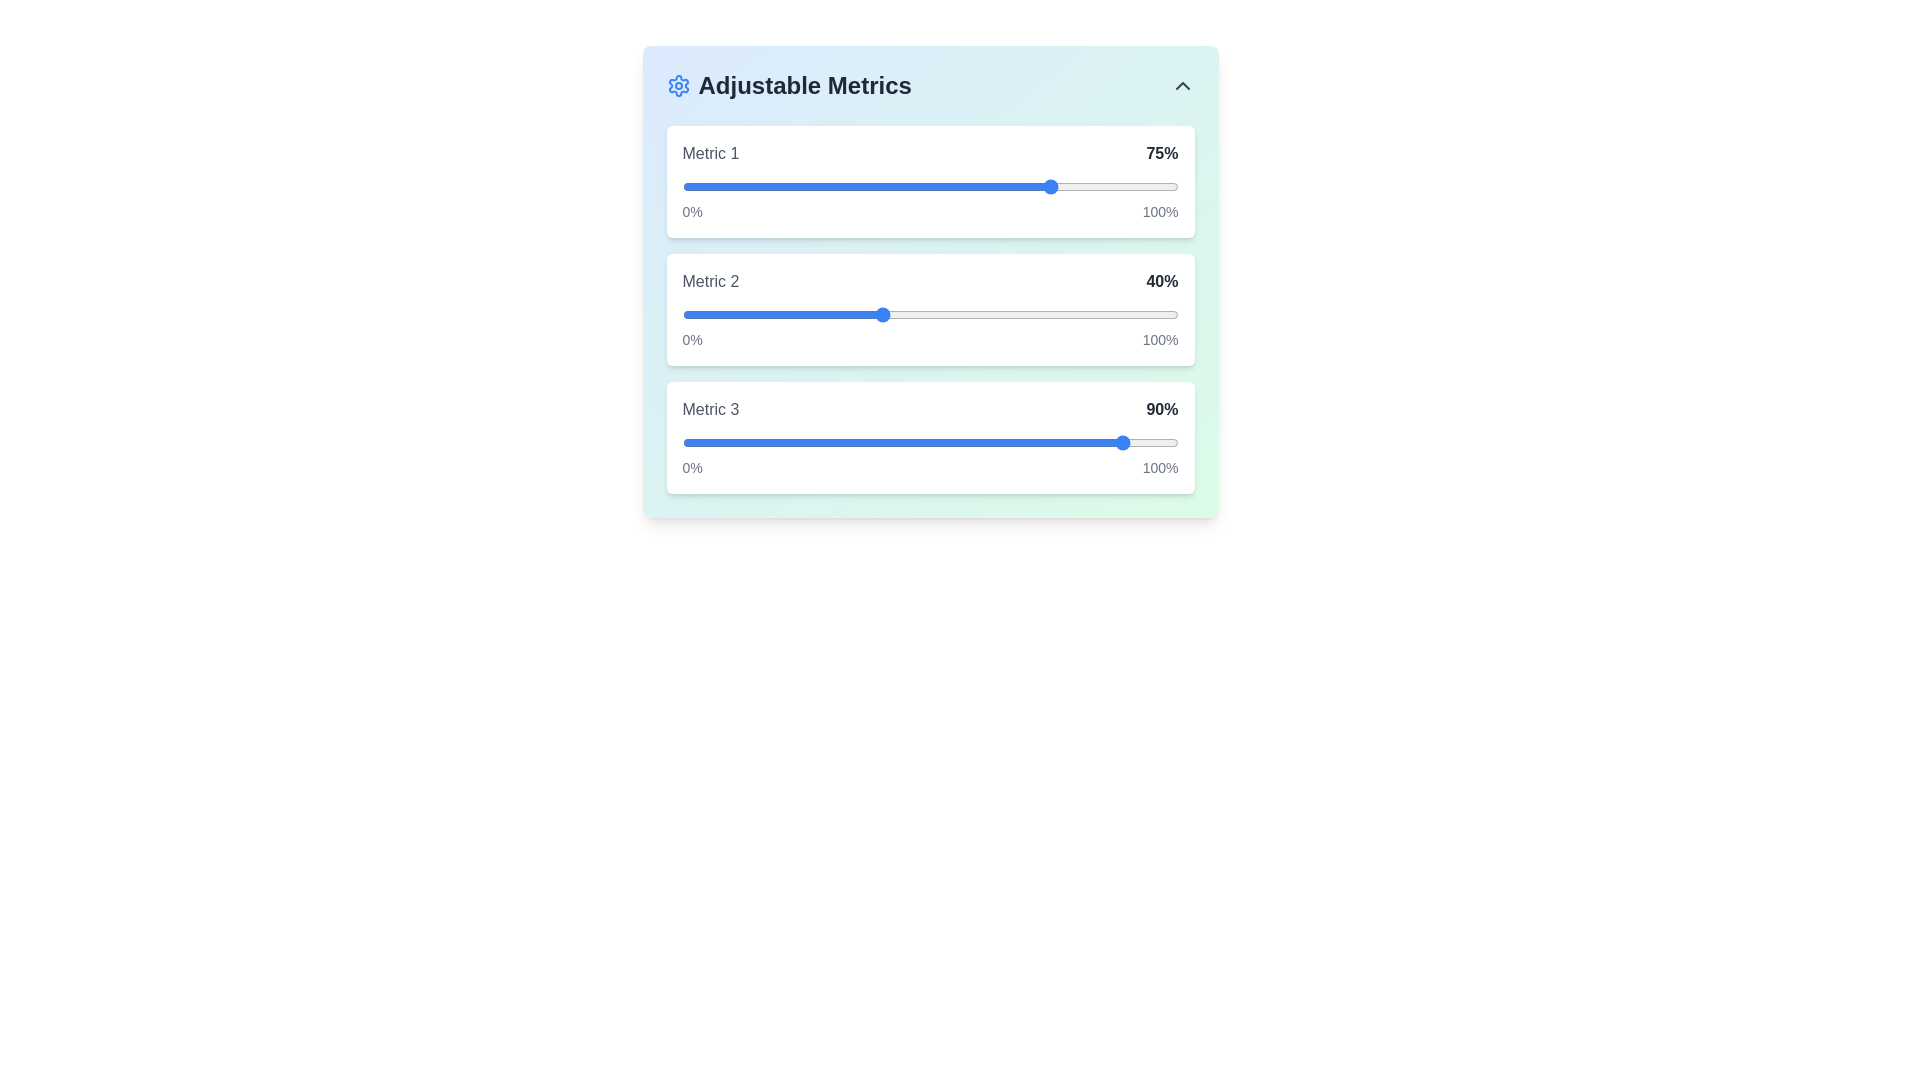 Image resolution: width=1920 pixels, height=1080 pixels. I want to click on the slider element labeled 'Metric 3', so click(929, 437).